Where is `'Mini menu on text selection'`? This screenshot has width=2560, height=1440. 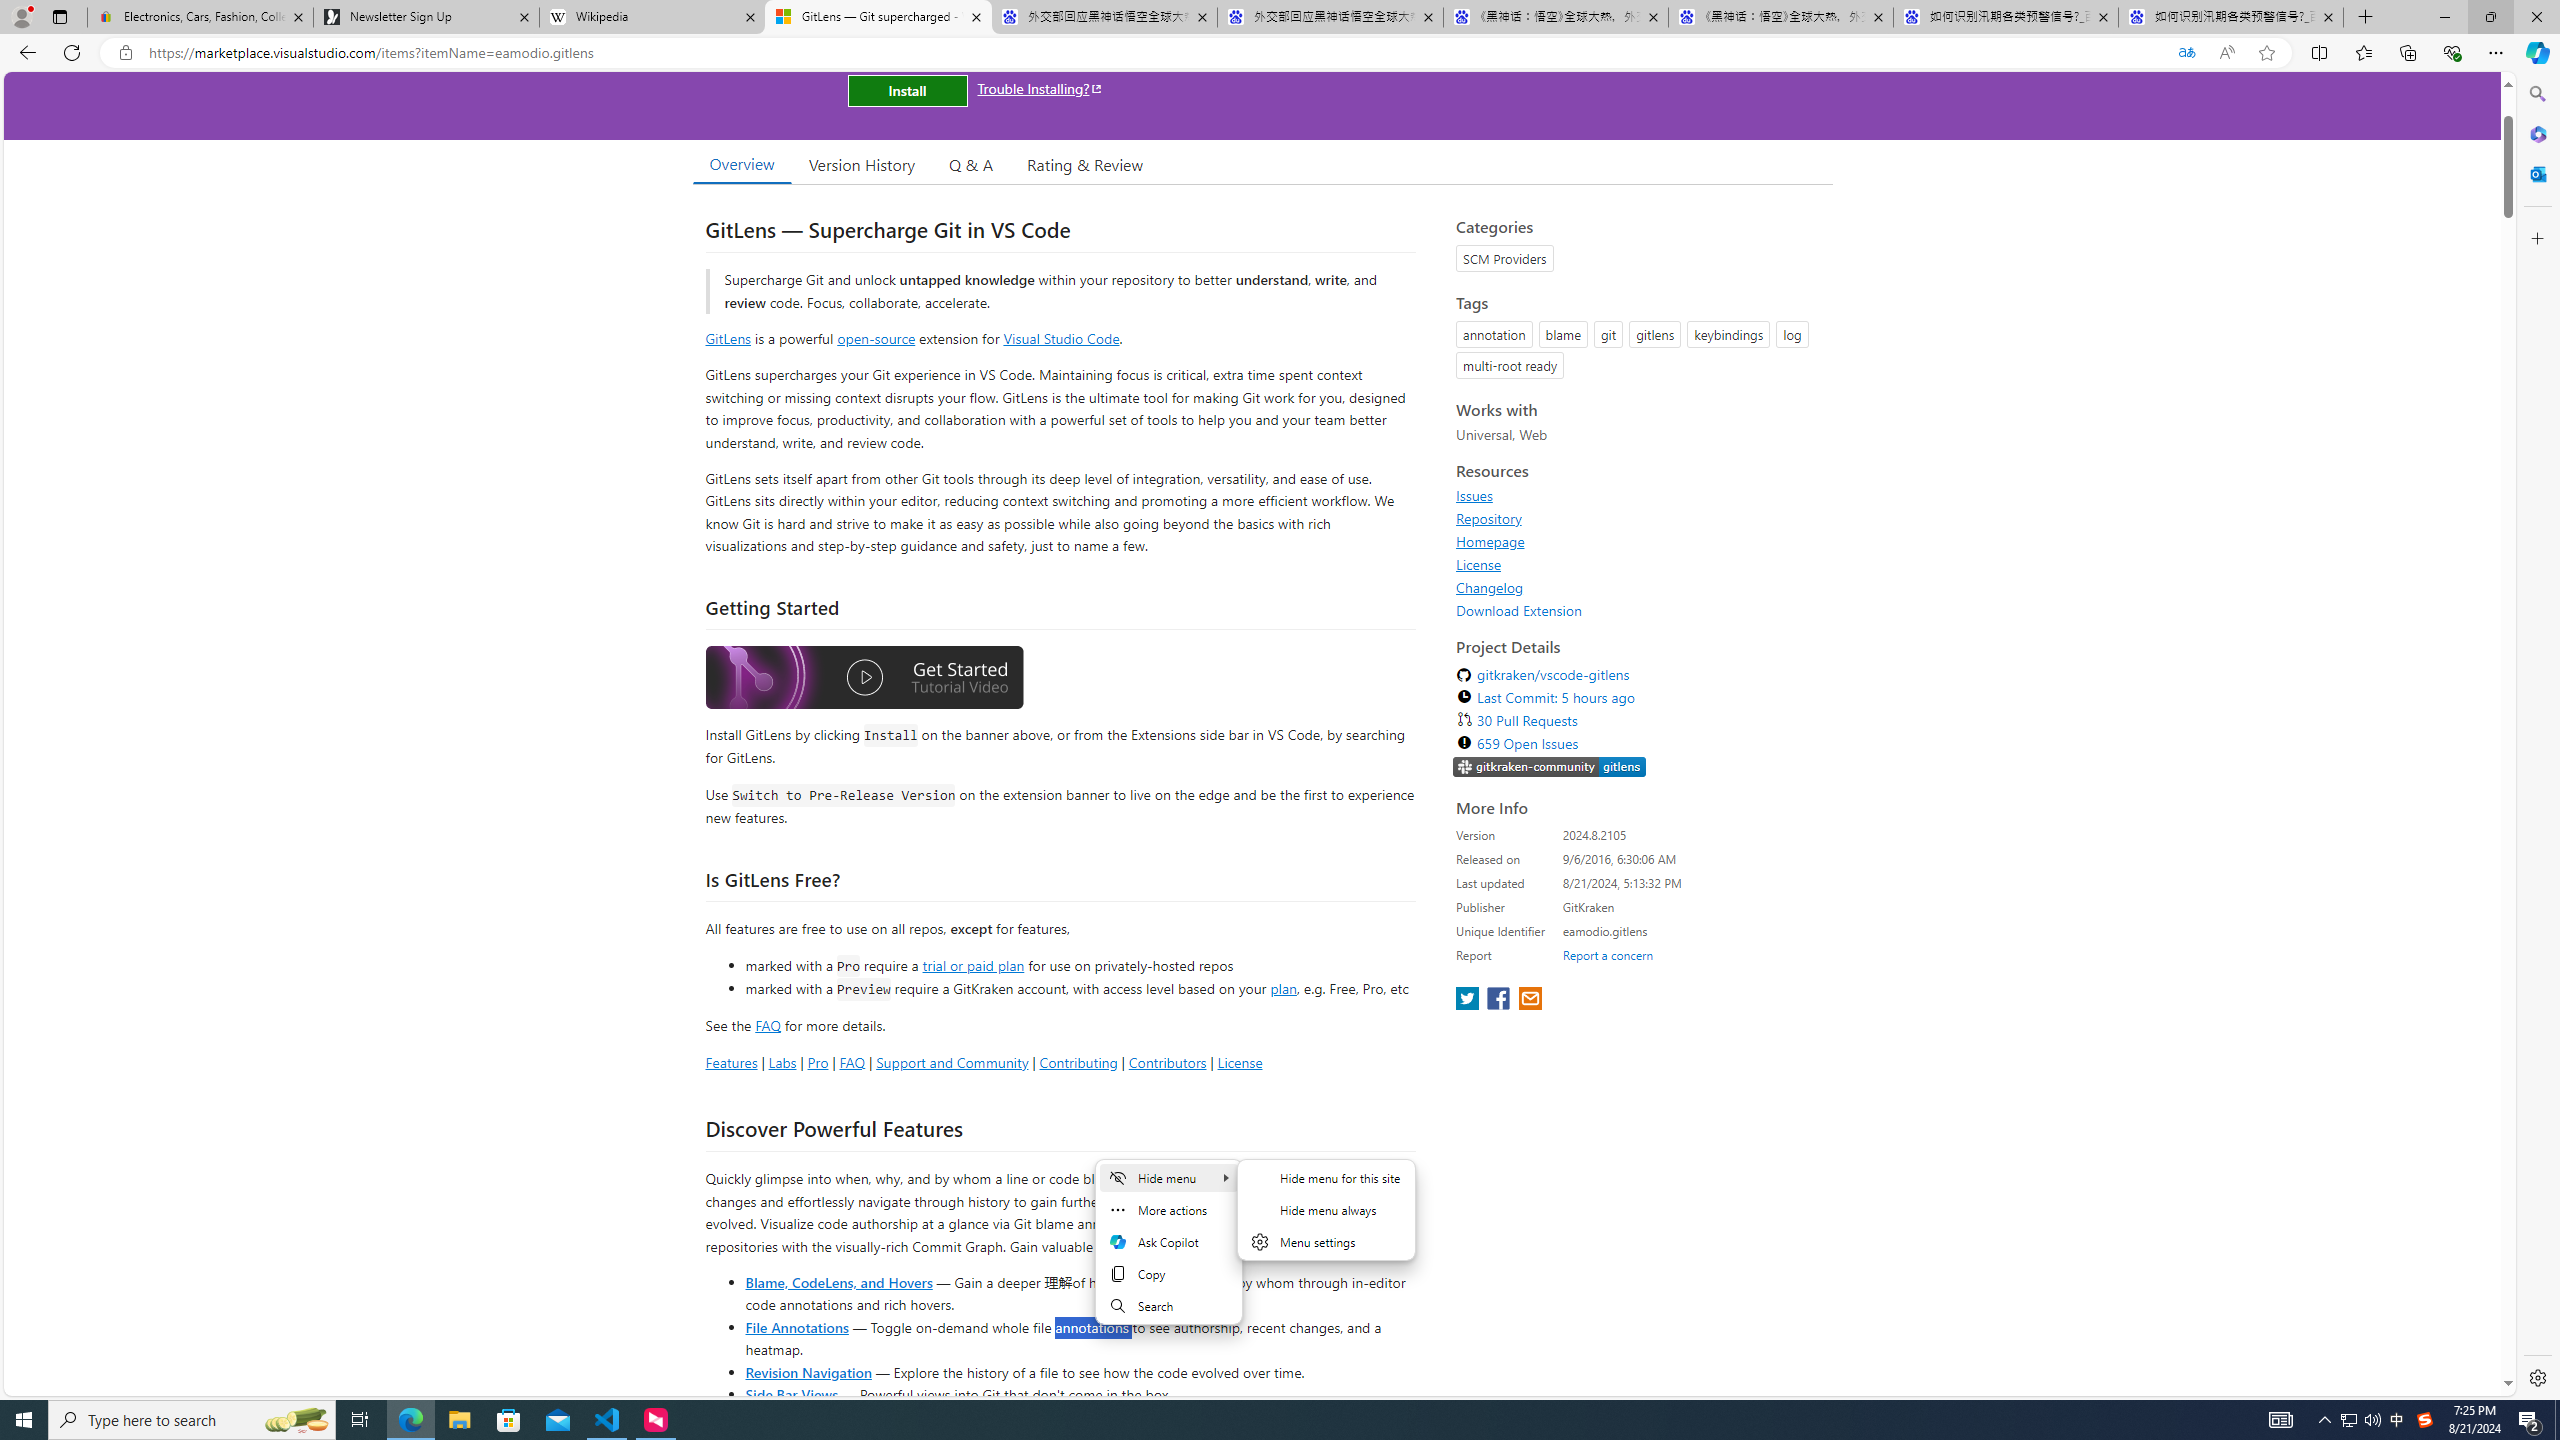 'Mini menu on text selection' is located at coordinates (1167, 1241).